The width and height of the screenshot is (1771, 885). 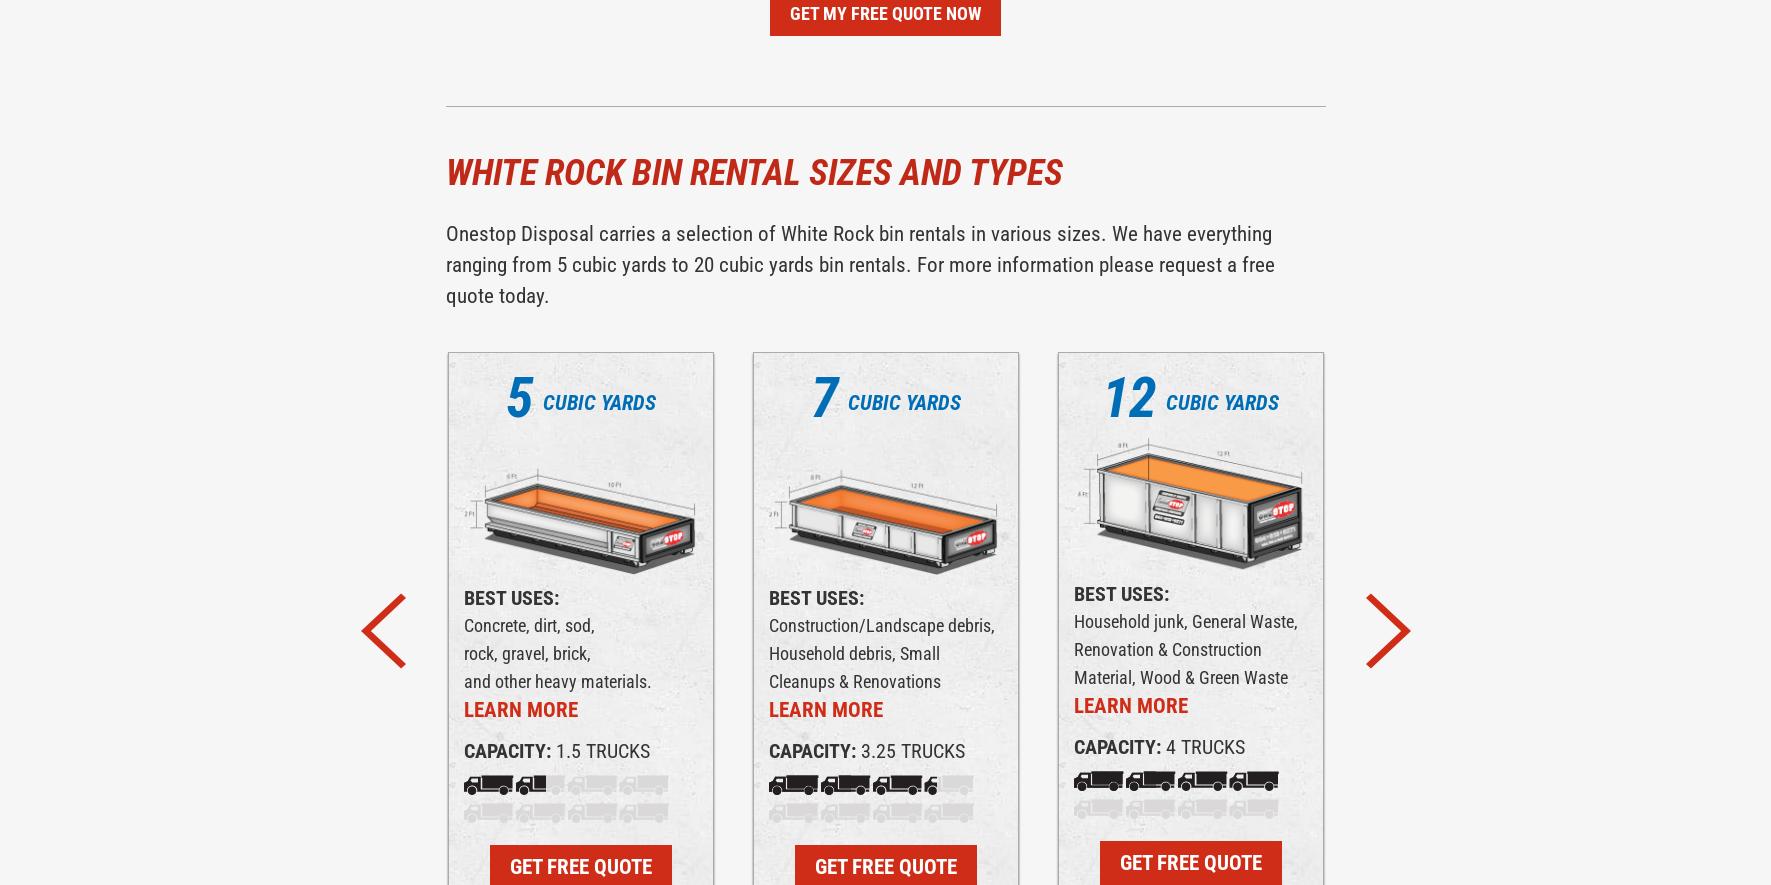 I want to click on 'Onestop Disposal carries a selection of White Rock bin rentals in various sizes. We have everything ranging from 5 cubic yards to 20 cubic yards bin rentals. For more information please request a free quote today.', so click(x=858, y=264).